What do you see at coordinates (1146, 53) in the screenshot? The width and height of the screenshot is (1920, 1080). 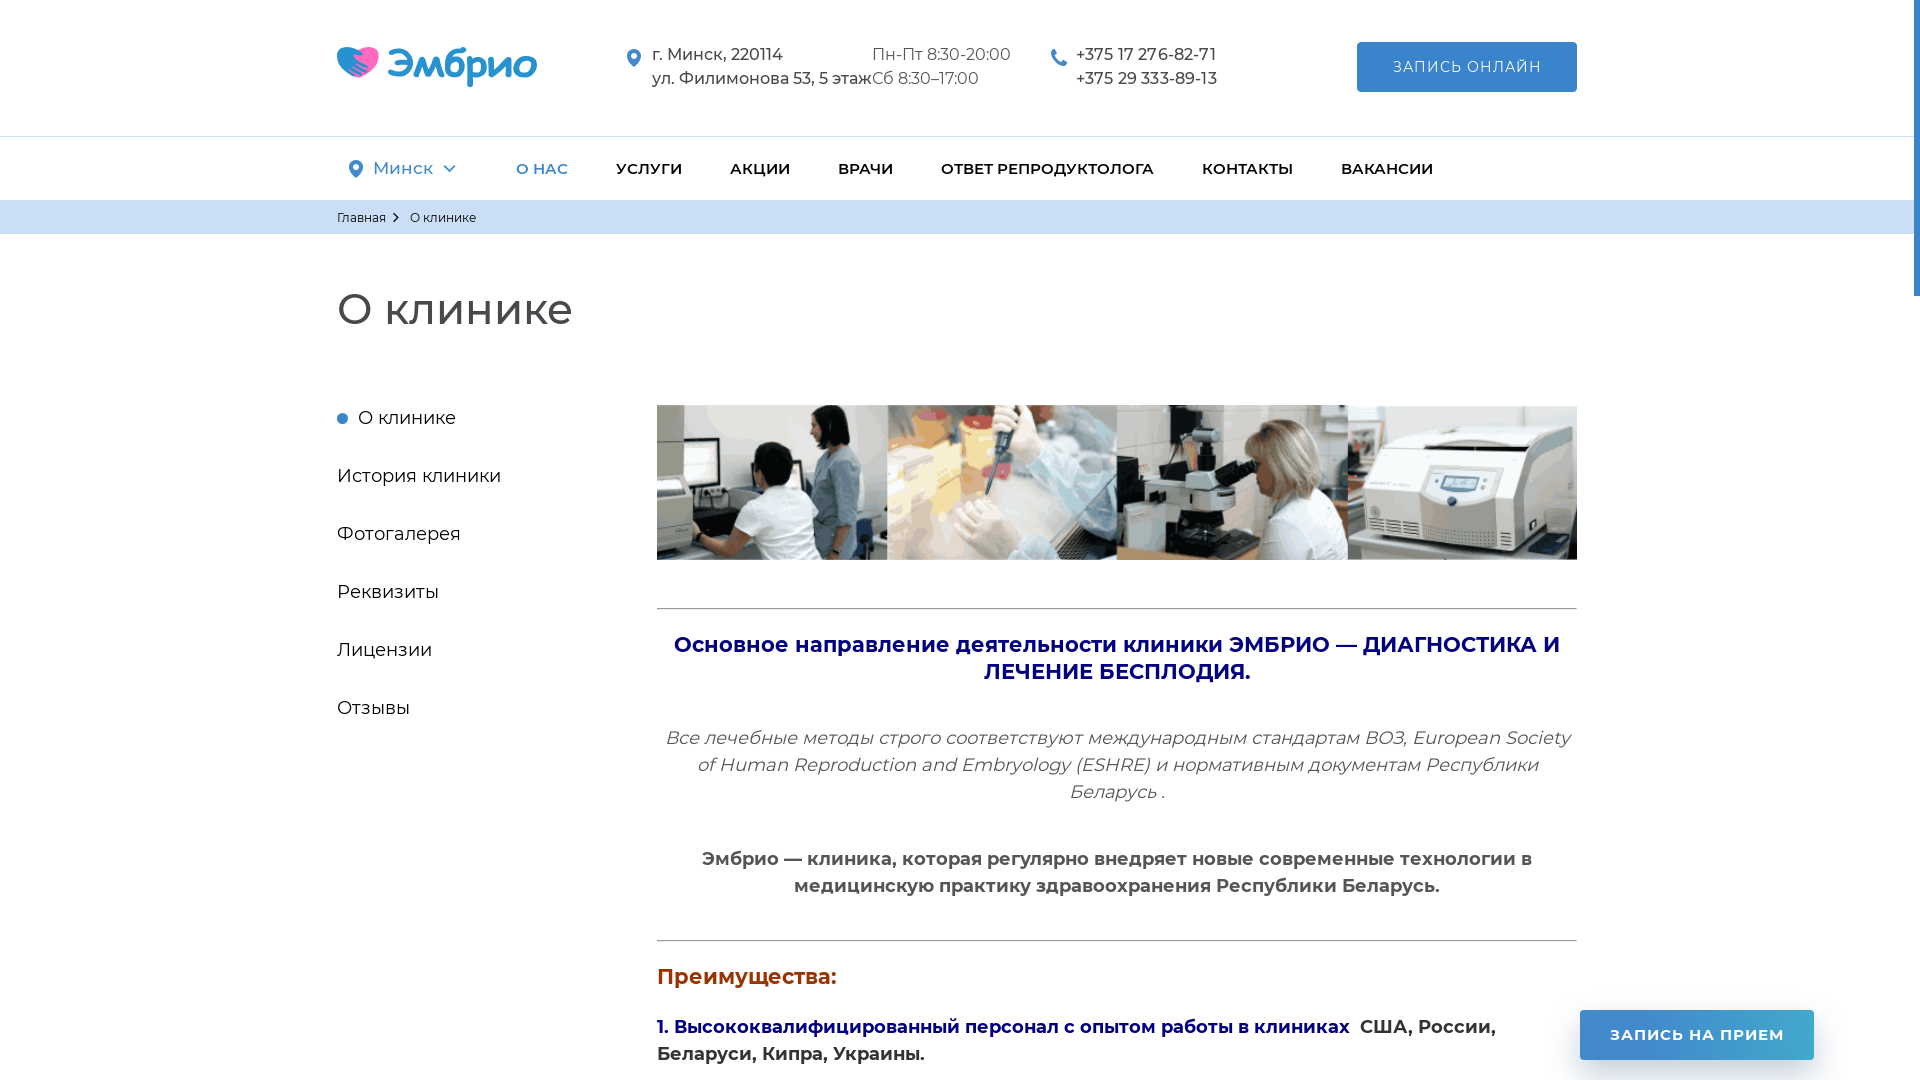 I see `'+375 17 276-82-71'` at bounding box center [1146, 53].